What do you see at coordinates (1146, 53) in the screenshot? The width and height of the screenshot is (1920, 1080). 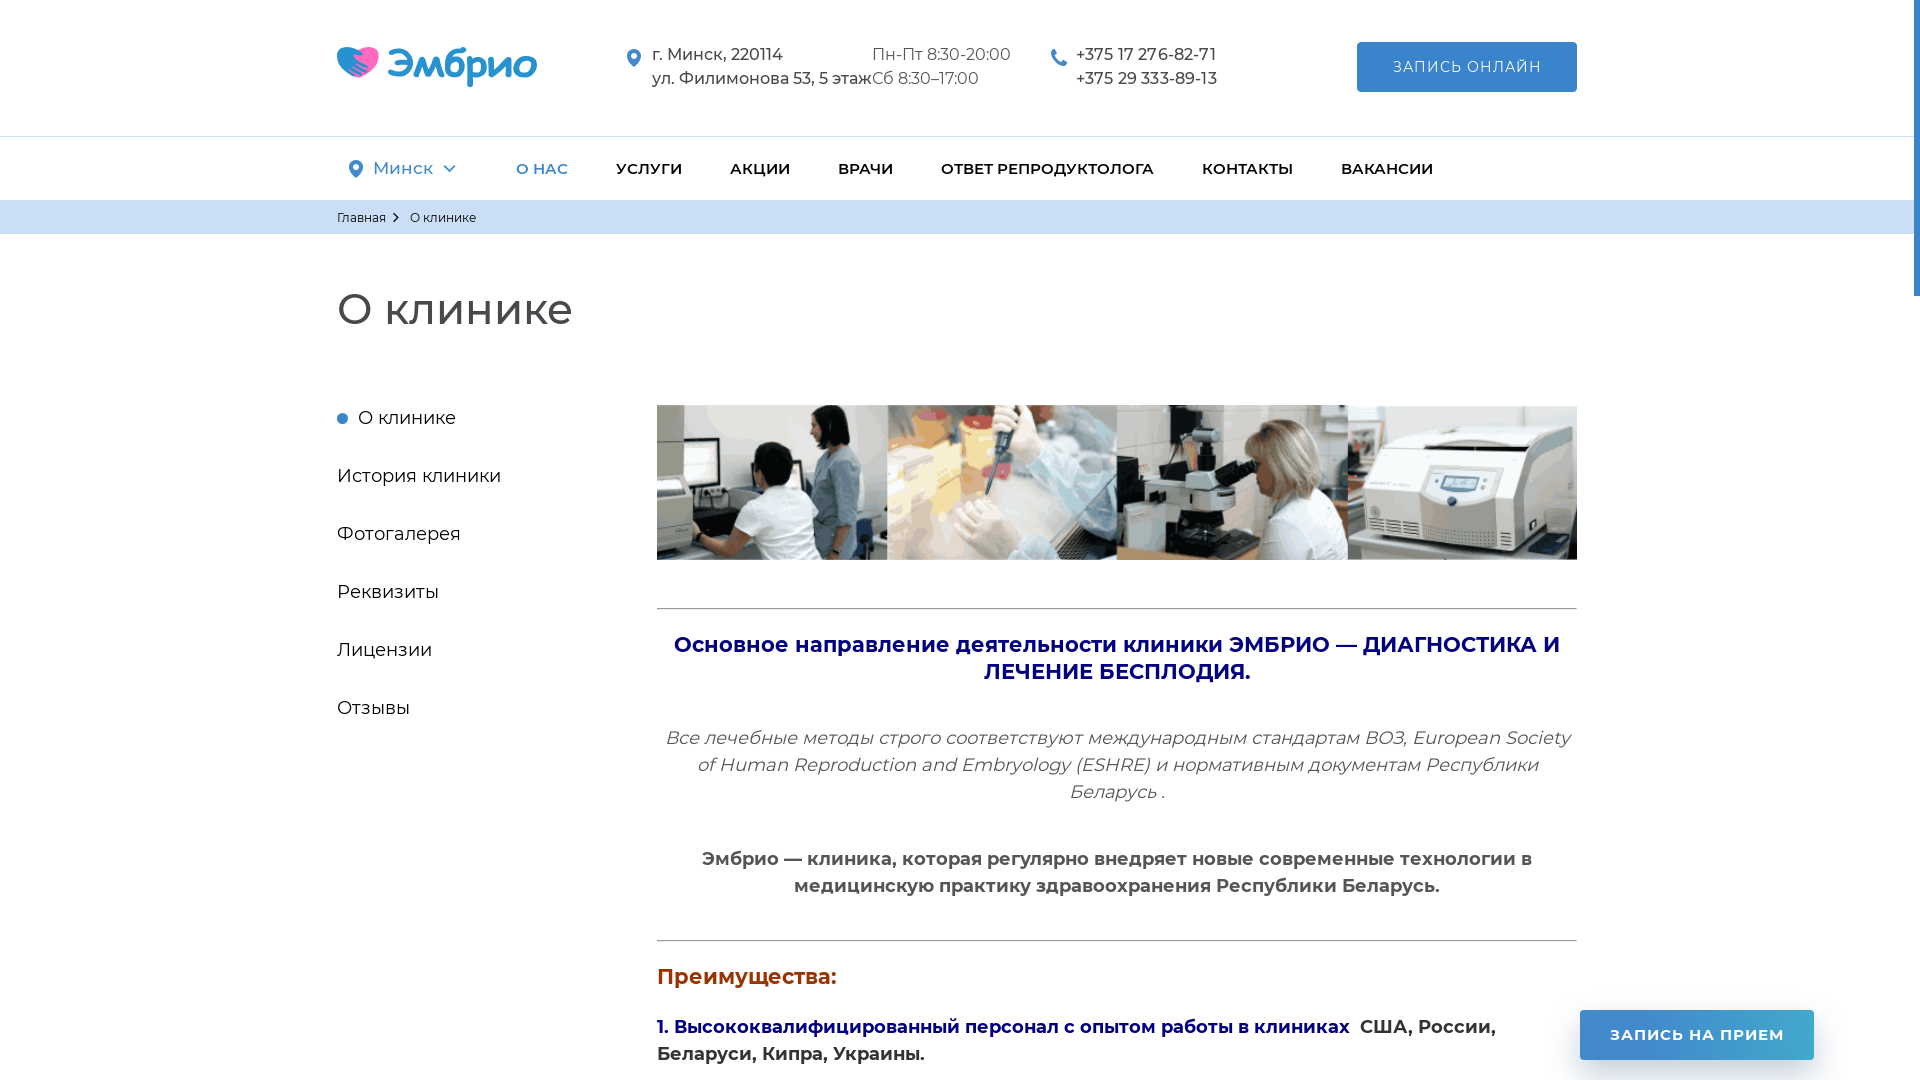 I see `'+375 17 276-82-71'` at bounding box center [1146, 53].